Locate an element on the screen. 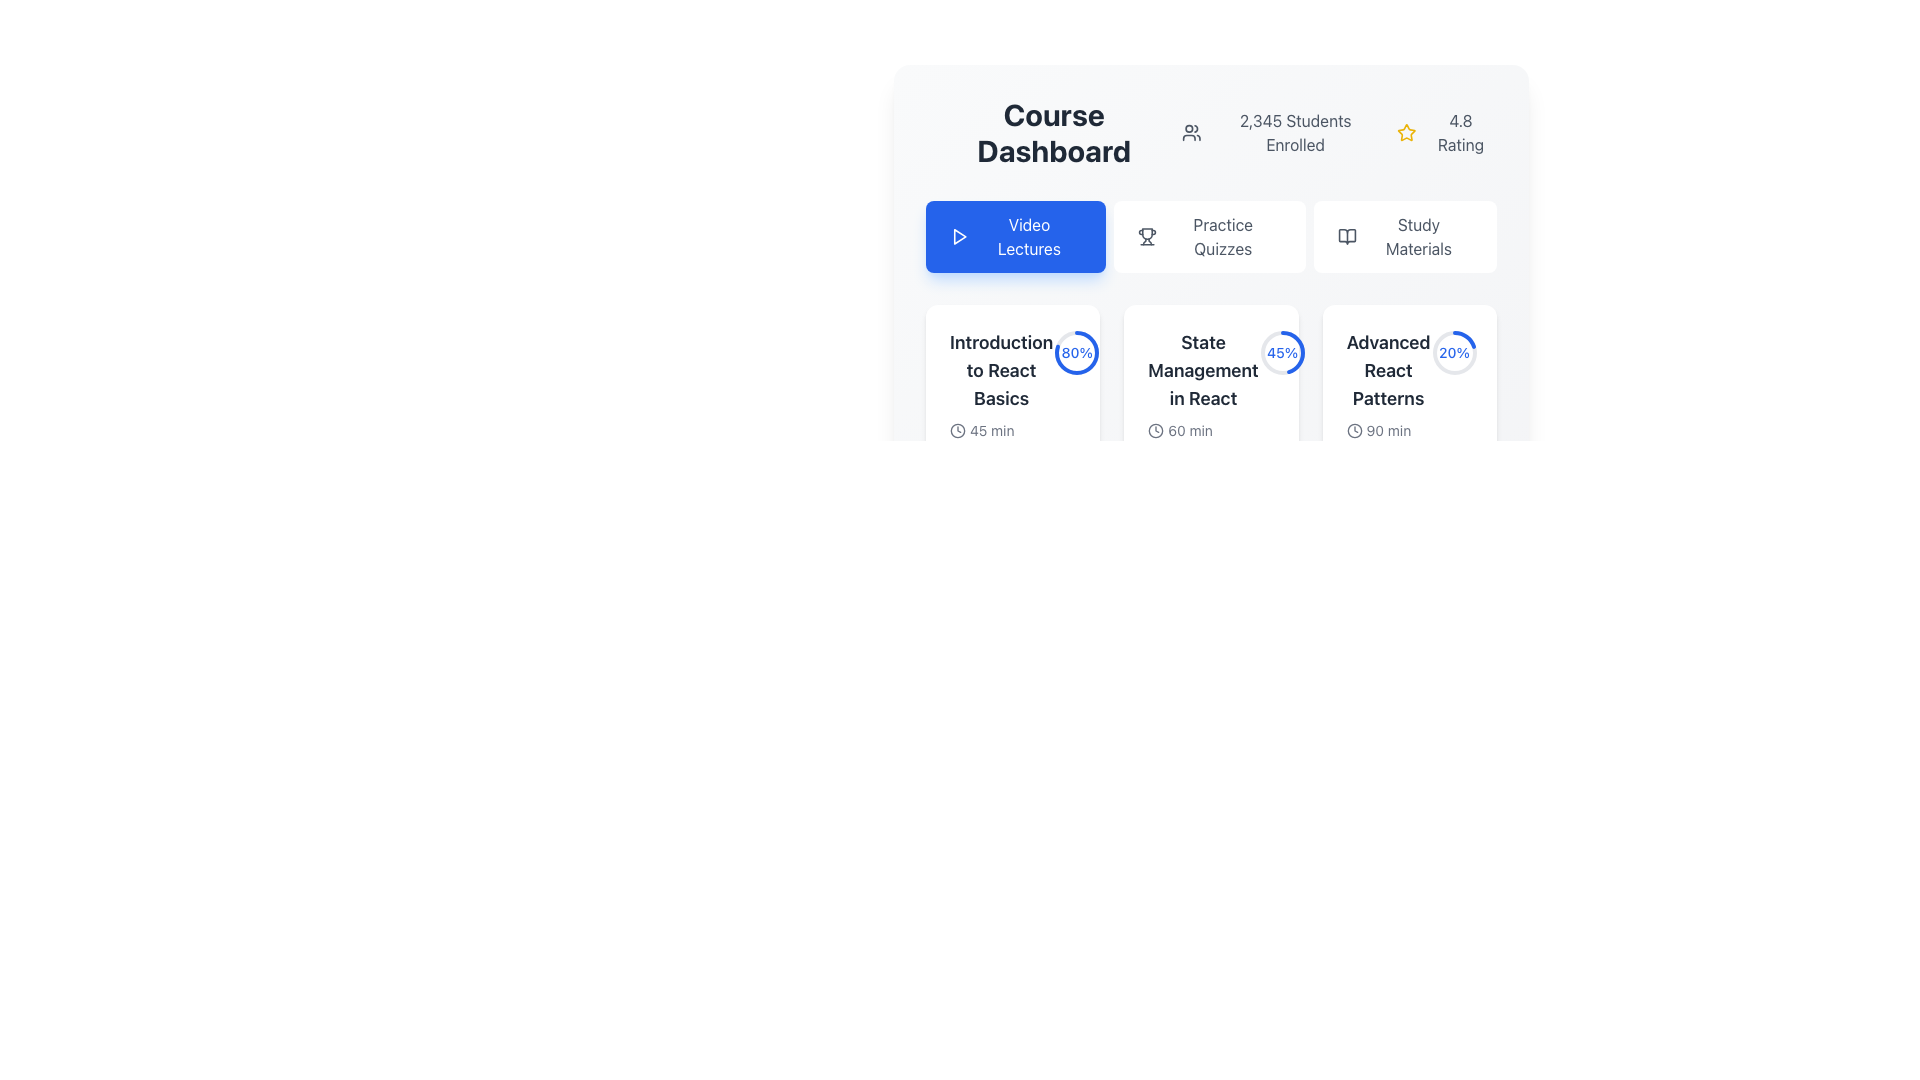 The width and height of the screenshot is (1920, 1080). the 'Advanced React Patterns' card is located at coordinates (1387, 407).